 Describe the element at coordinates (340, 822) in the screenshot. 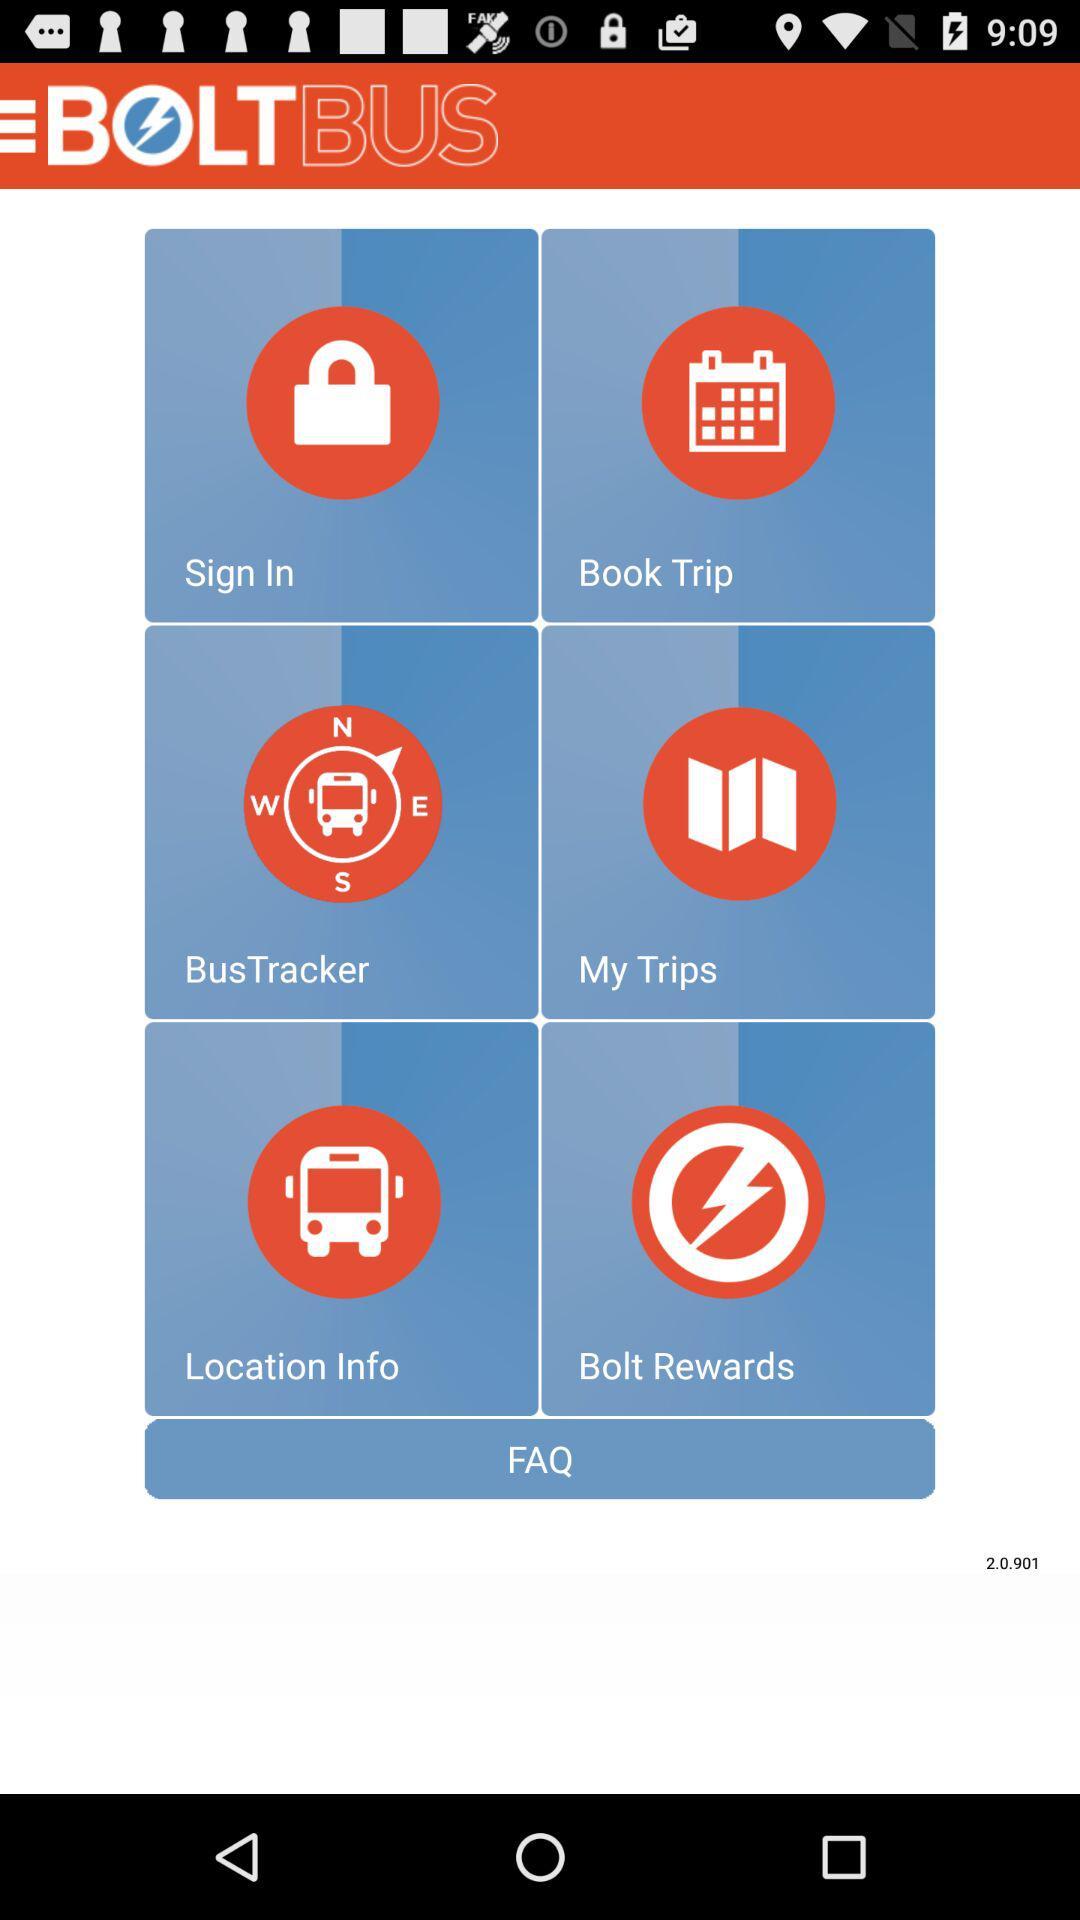

I see `explore bustracker` at that location.